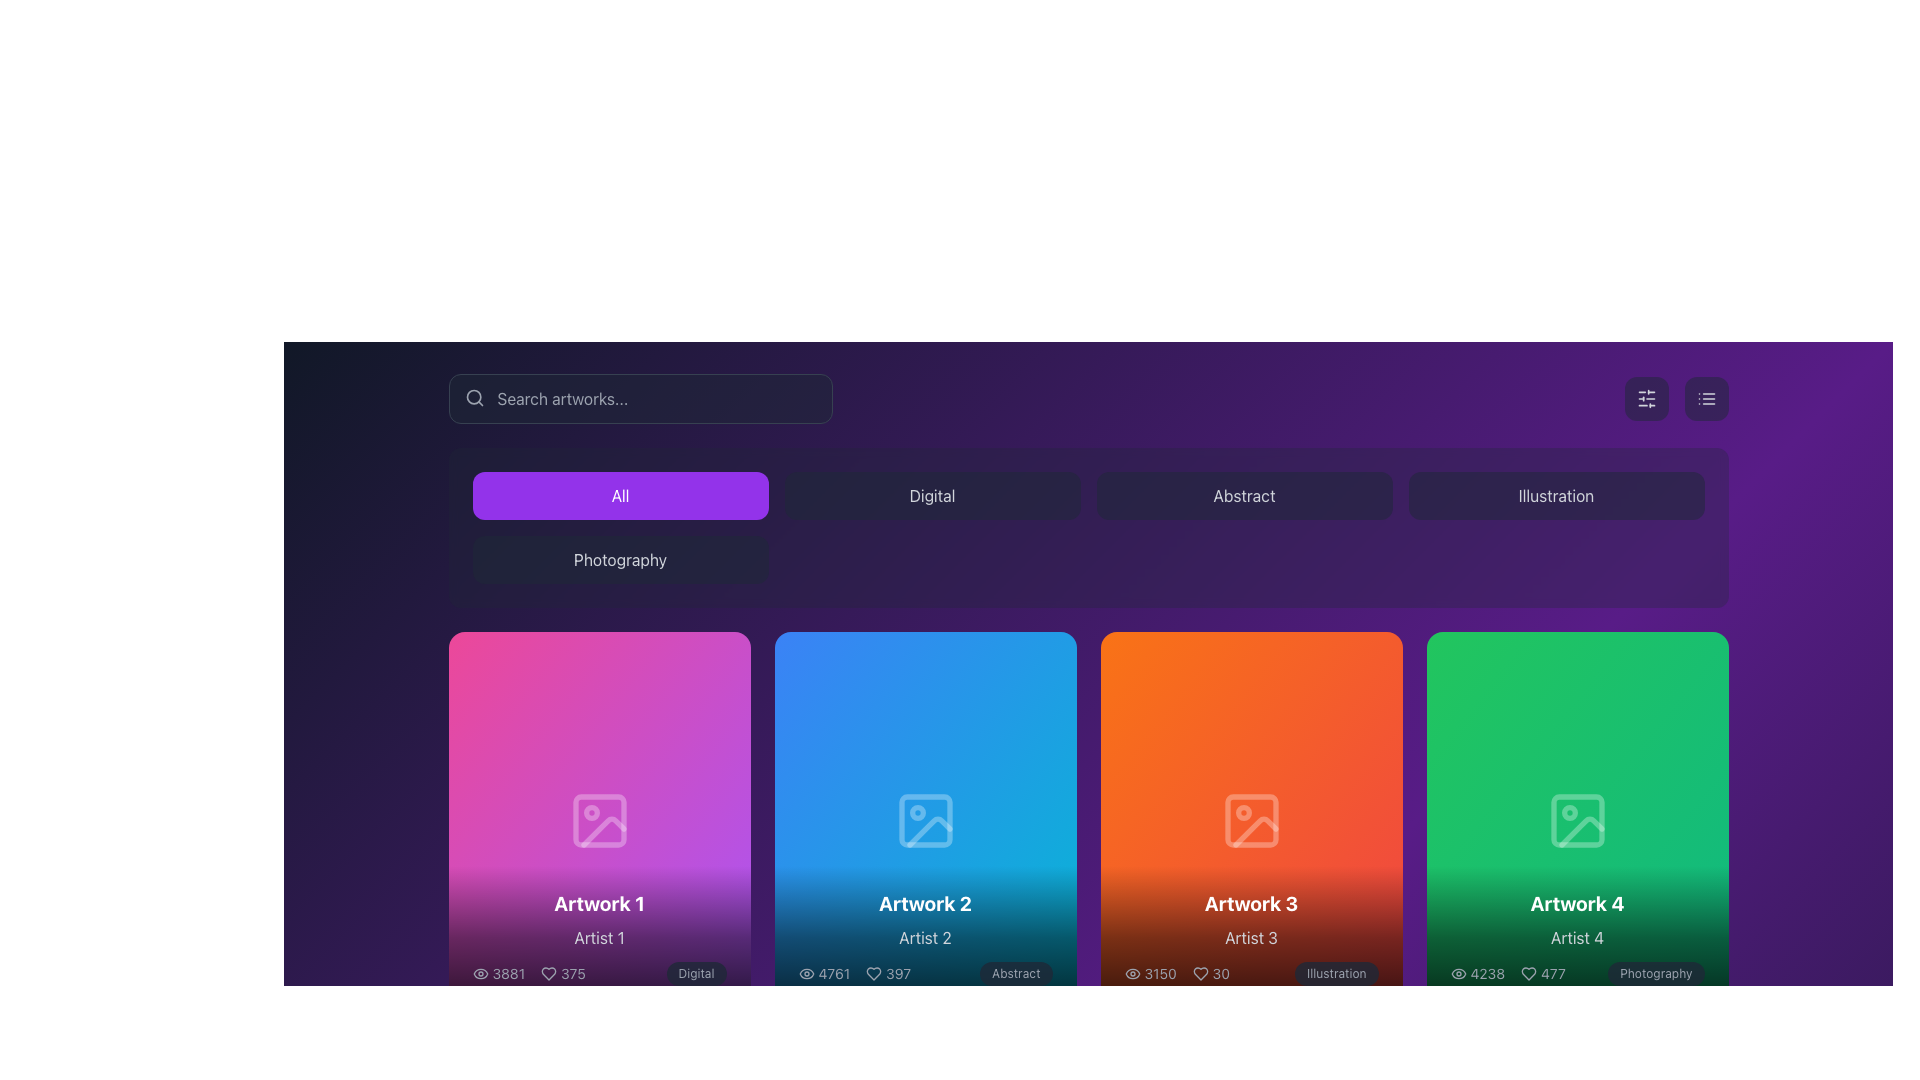 This screenshot has width=1920, height=1080. I want to click on the heart icon in the statistics display element to like the associated content on the 'Artwork 2' card, so click(887, 972).